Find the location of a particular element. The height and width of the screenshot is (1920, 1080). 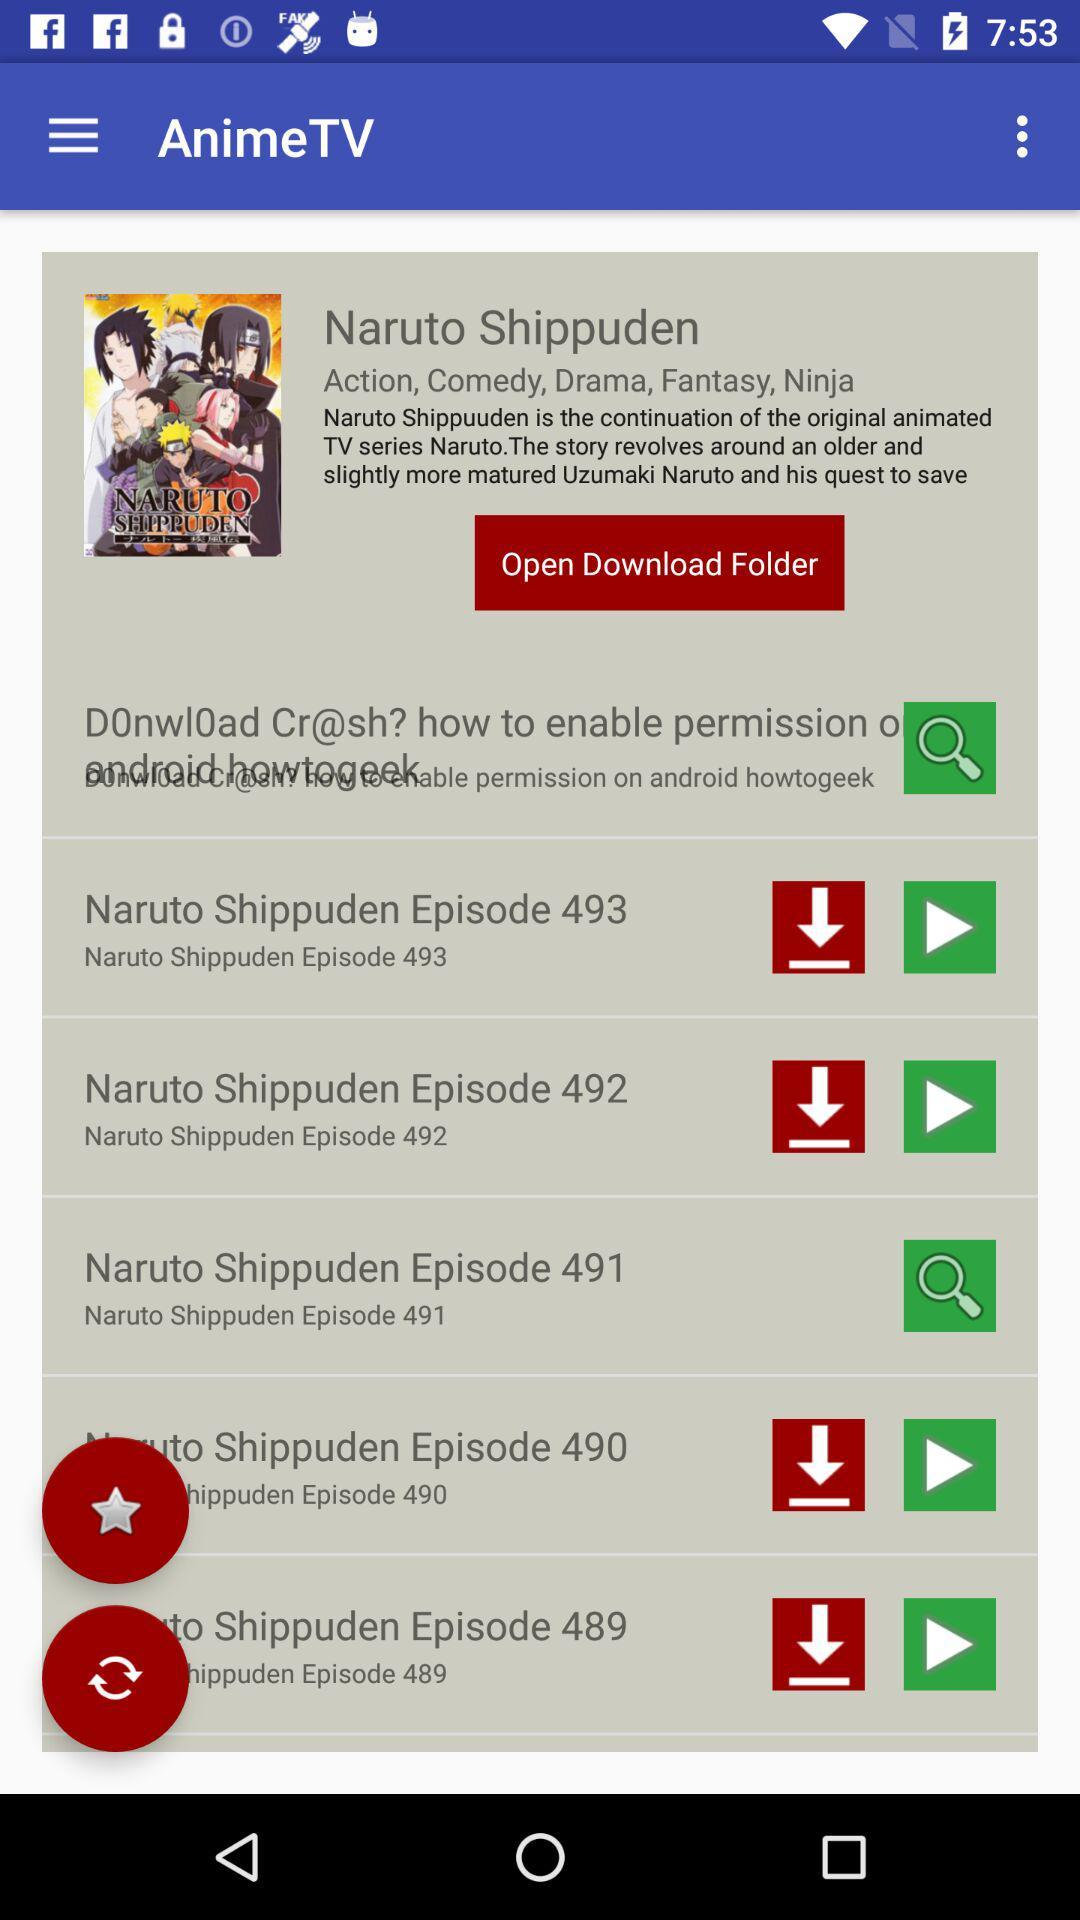

the item at the top right corner is located at coordinates (1027, 135).